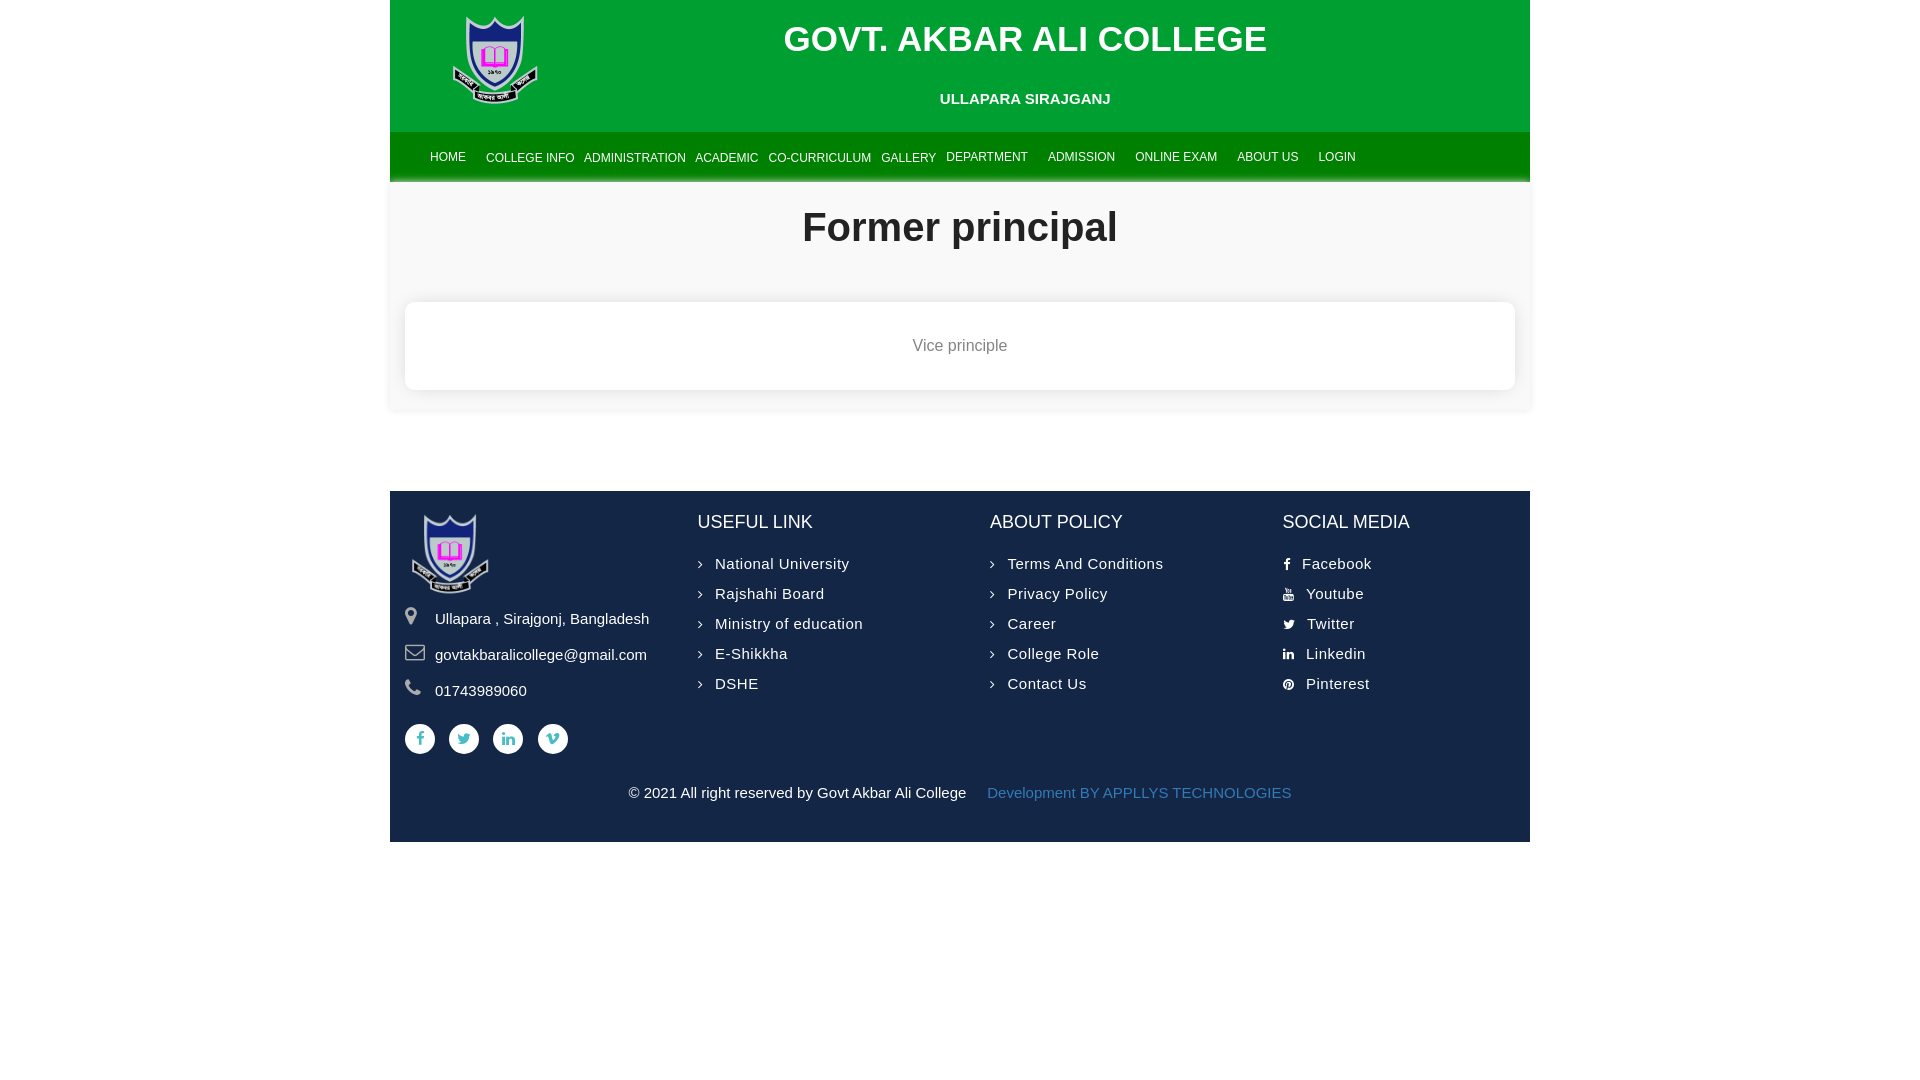  What do you see at coordinates (1325, 682) in the screenshot?
I see `'Pinterest'` at bounding box center [1325, 682].